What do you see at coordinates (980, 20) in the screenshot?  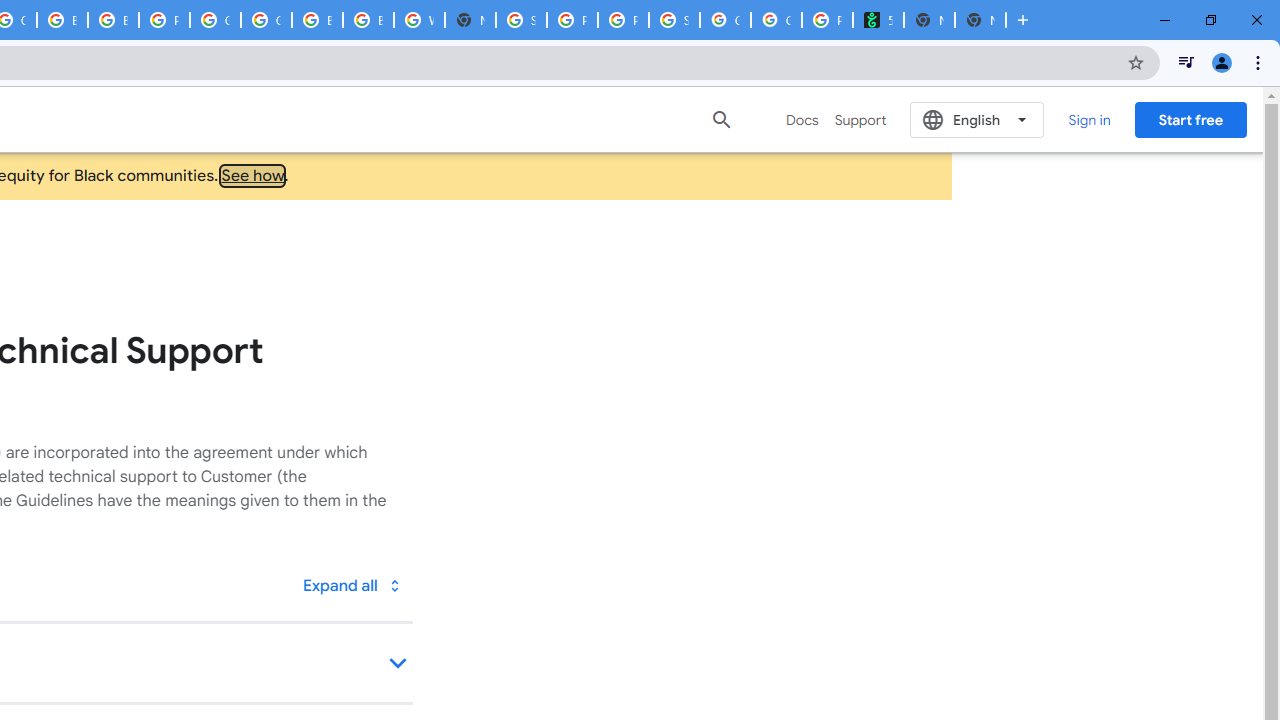 I see `'New Tab'` at bounding box center [980, 20].